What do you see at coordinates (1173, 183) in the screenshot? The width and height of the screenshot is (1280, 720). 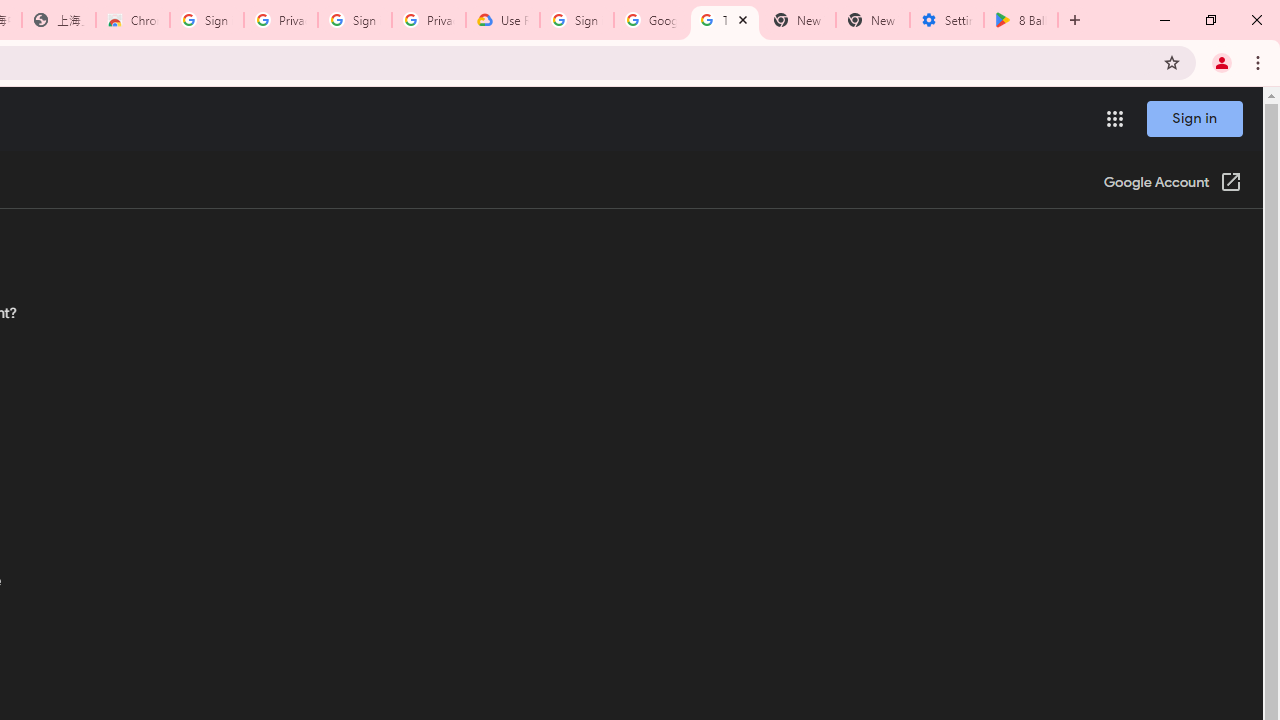 I see `'Google Account (Open in a new window)'` at bounding box center [1173, 183].